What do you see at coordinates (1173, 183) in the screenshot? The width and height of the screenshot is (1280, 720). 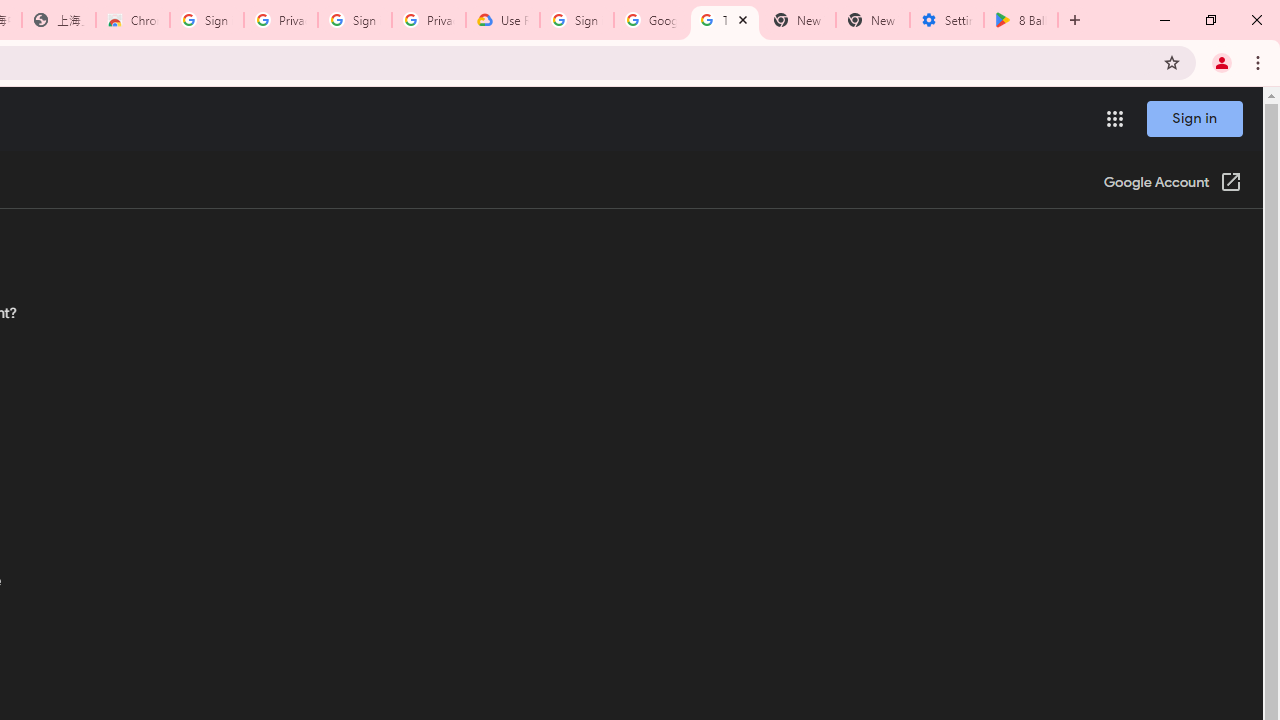 I see `'Google Account (Open in a new window)'` at bounding box center [1173, 183].